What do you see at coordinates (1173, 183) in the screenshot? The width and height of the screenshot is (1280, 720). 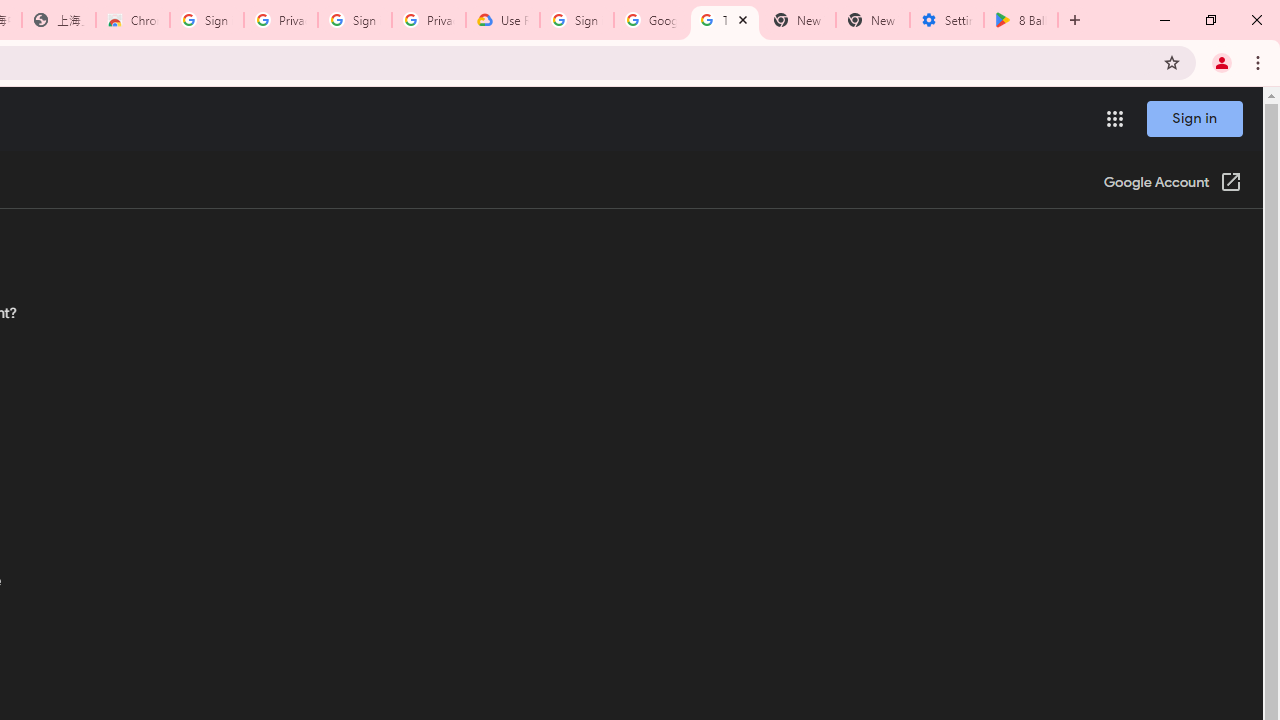 I see `'Google Account (Open in a new window)'` at bounding box center [1173, 183].